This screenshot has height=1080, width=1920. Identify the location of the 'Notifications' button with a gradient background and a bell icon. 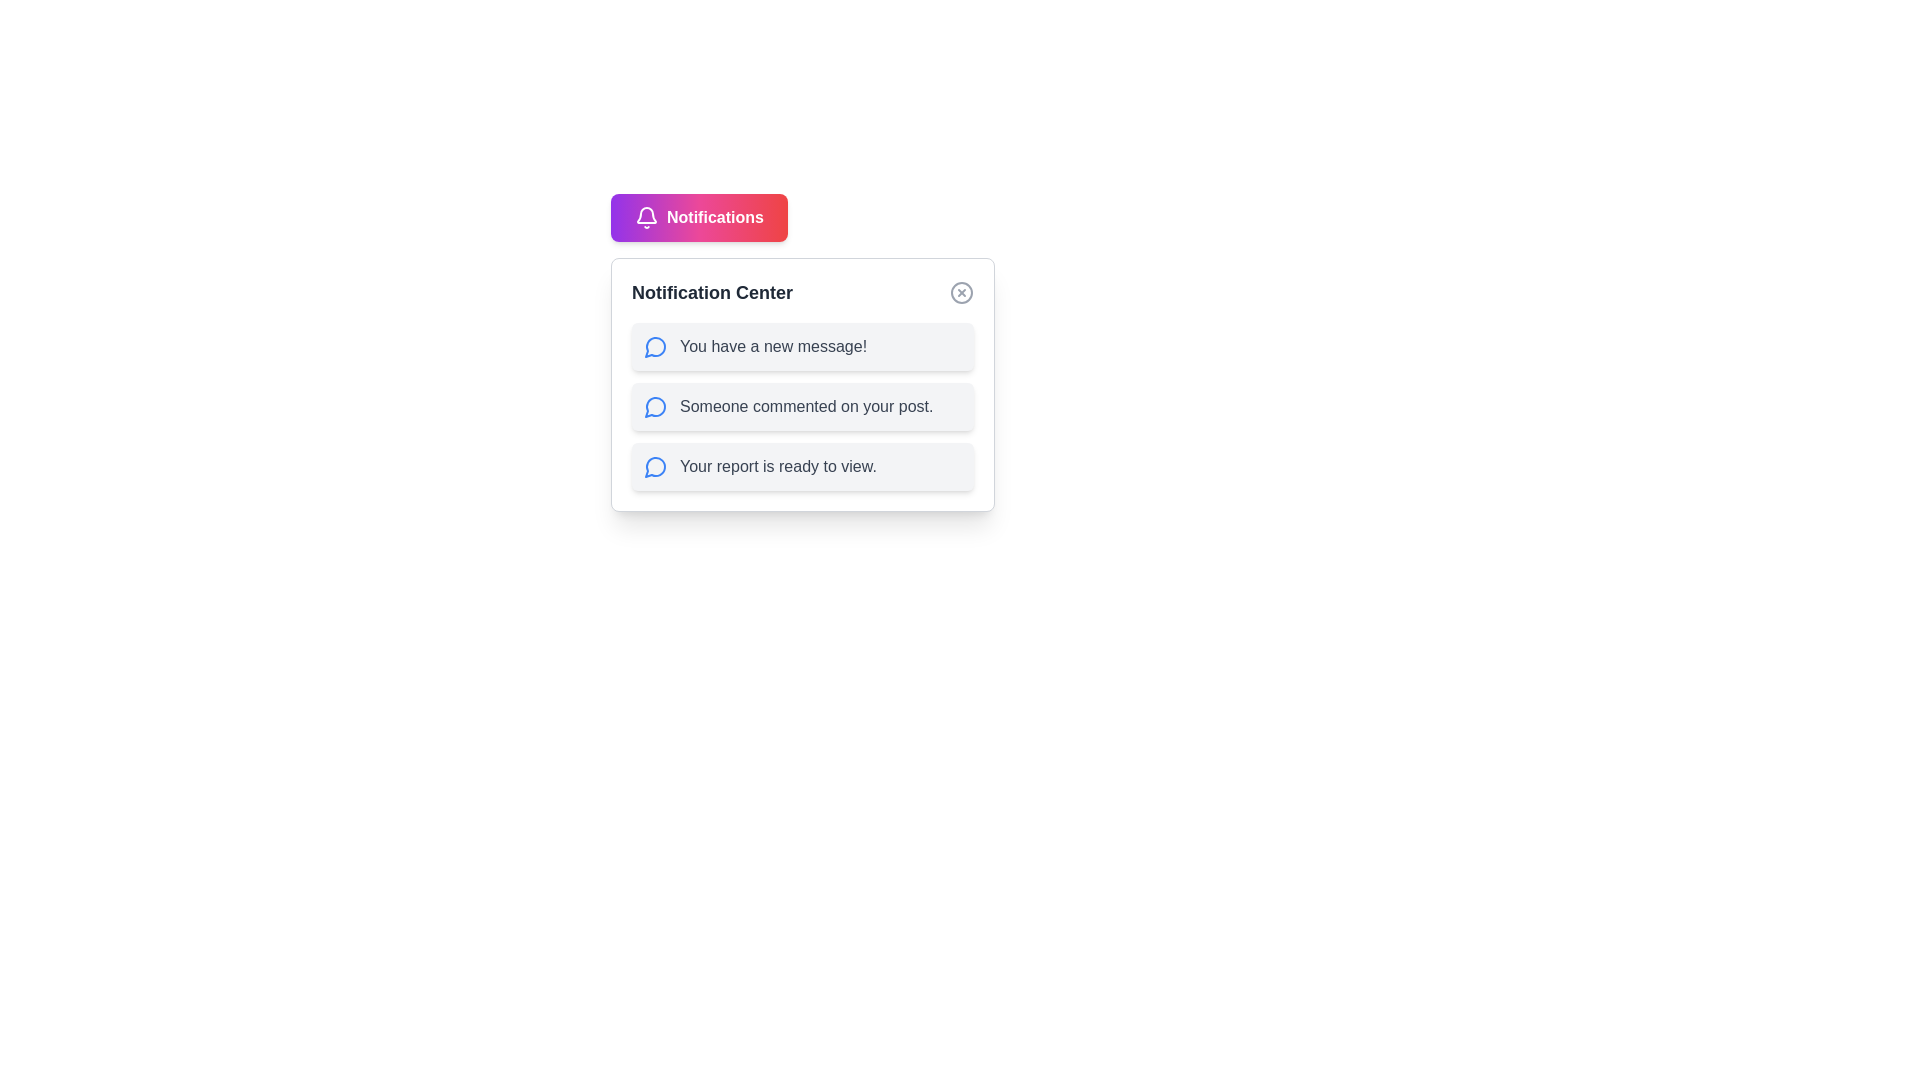
(699, 218).